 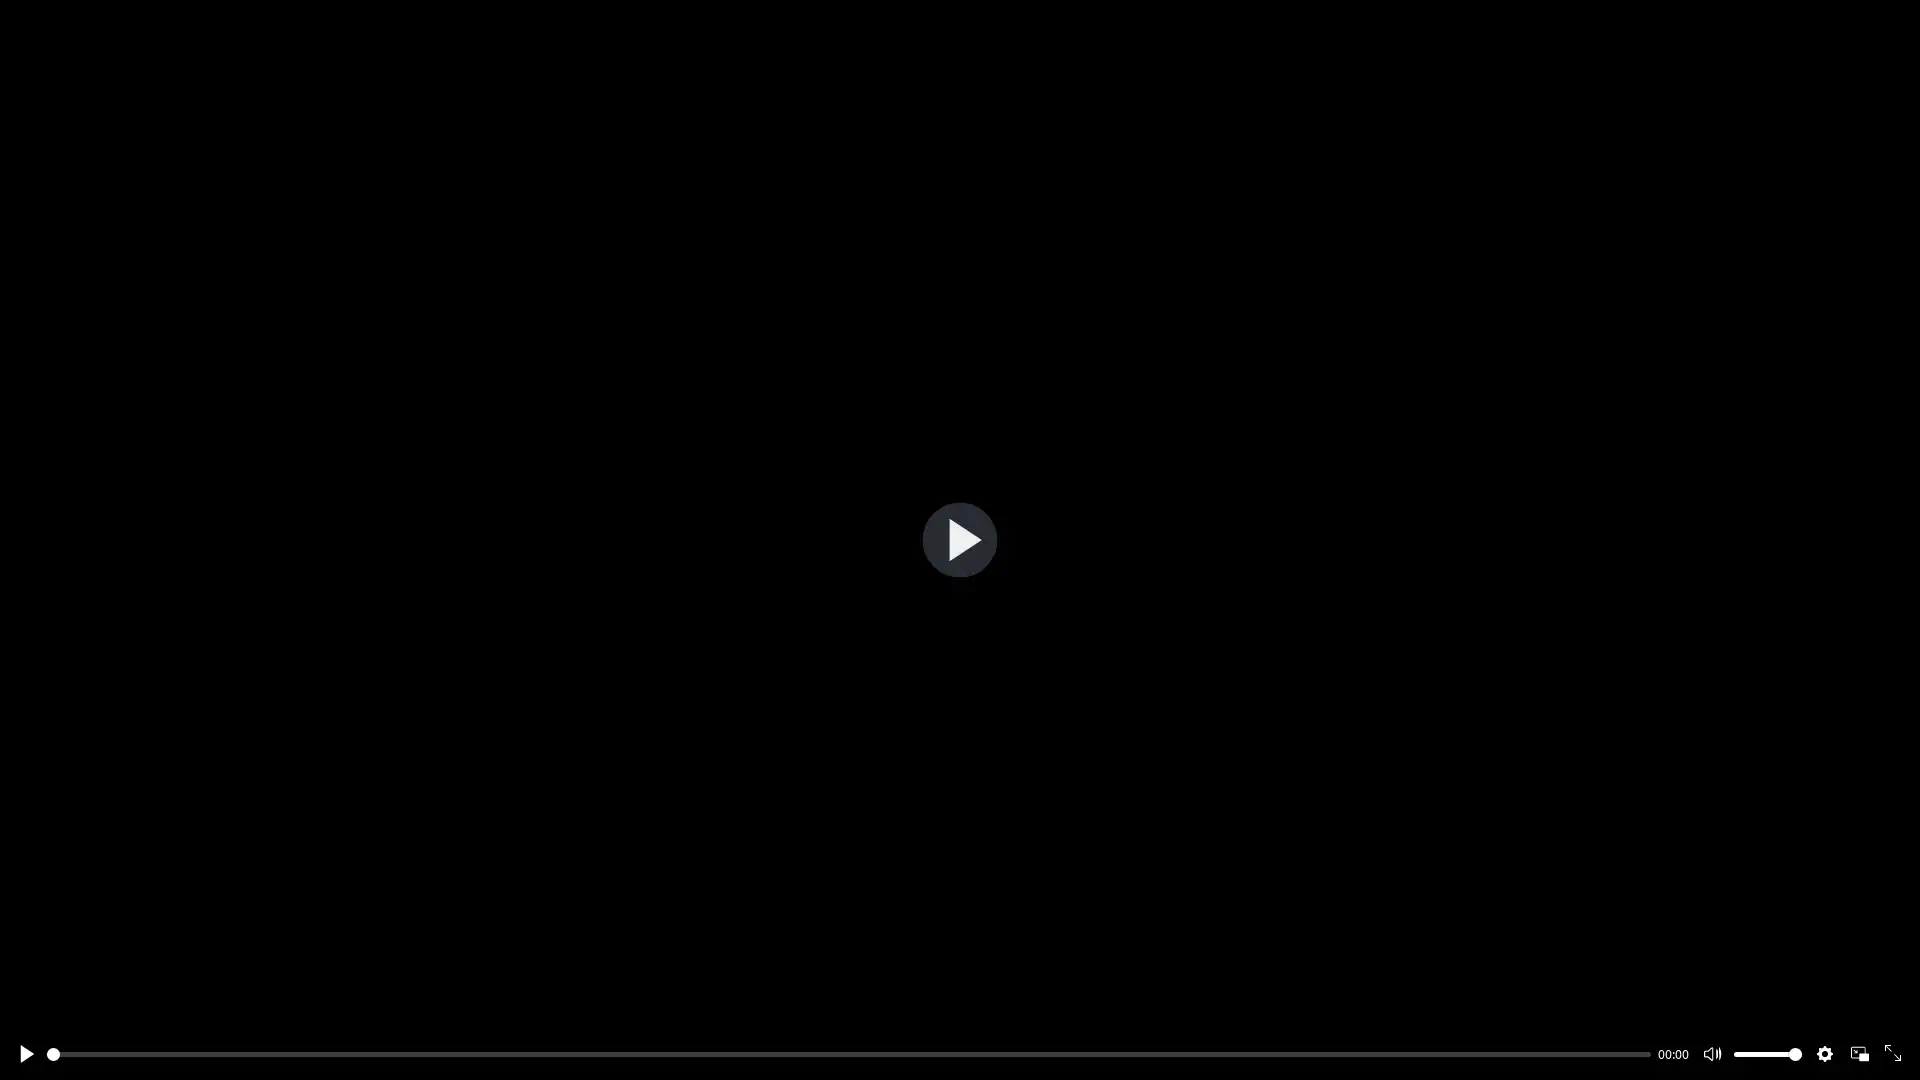 What do you see at coordinates (1711, 1052) in the screenshot?
I see `Sla av ljud` at bounding box center [1711, 1052].